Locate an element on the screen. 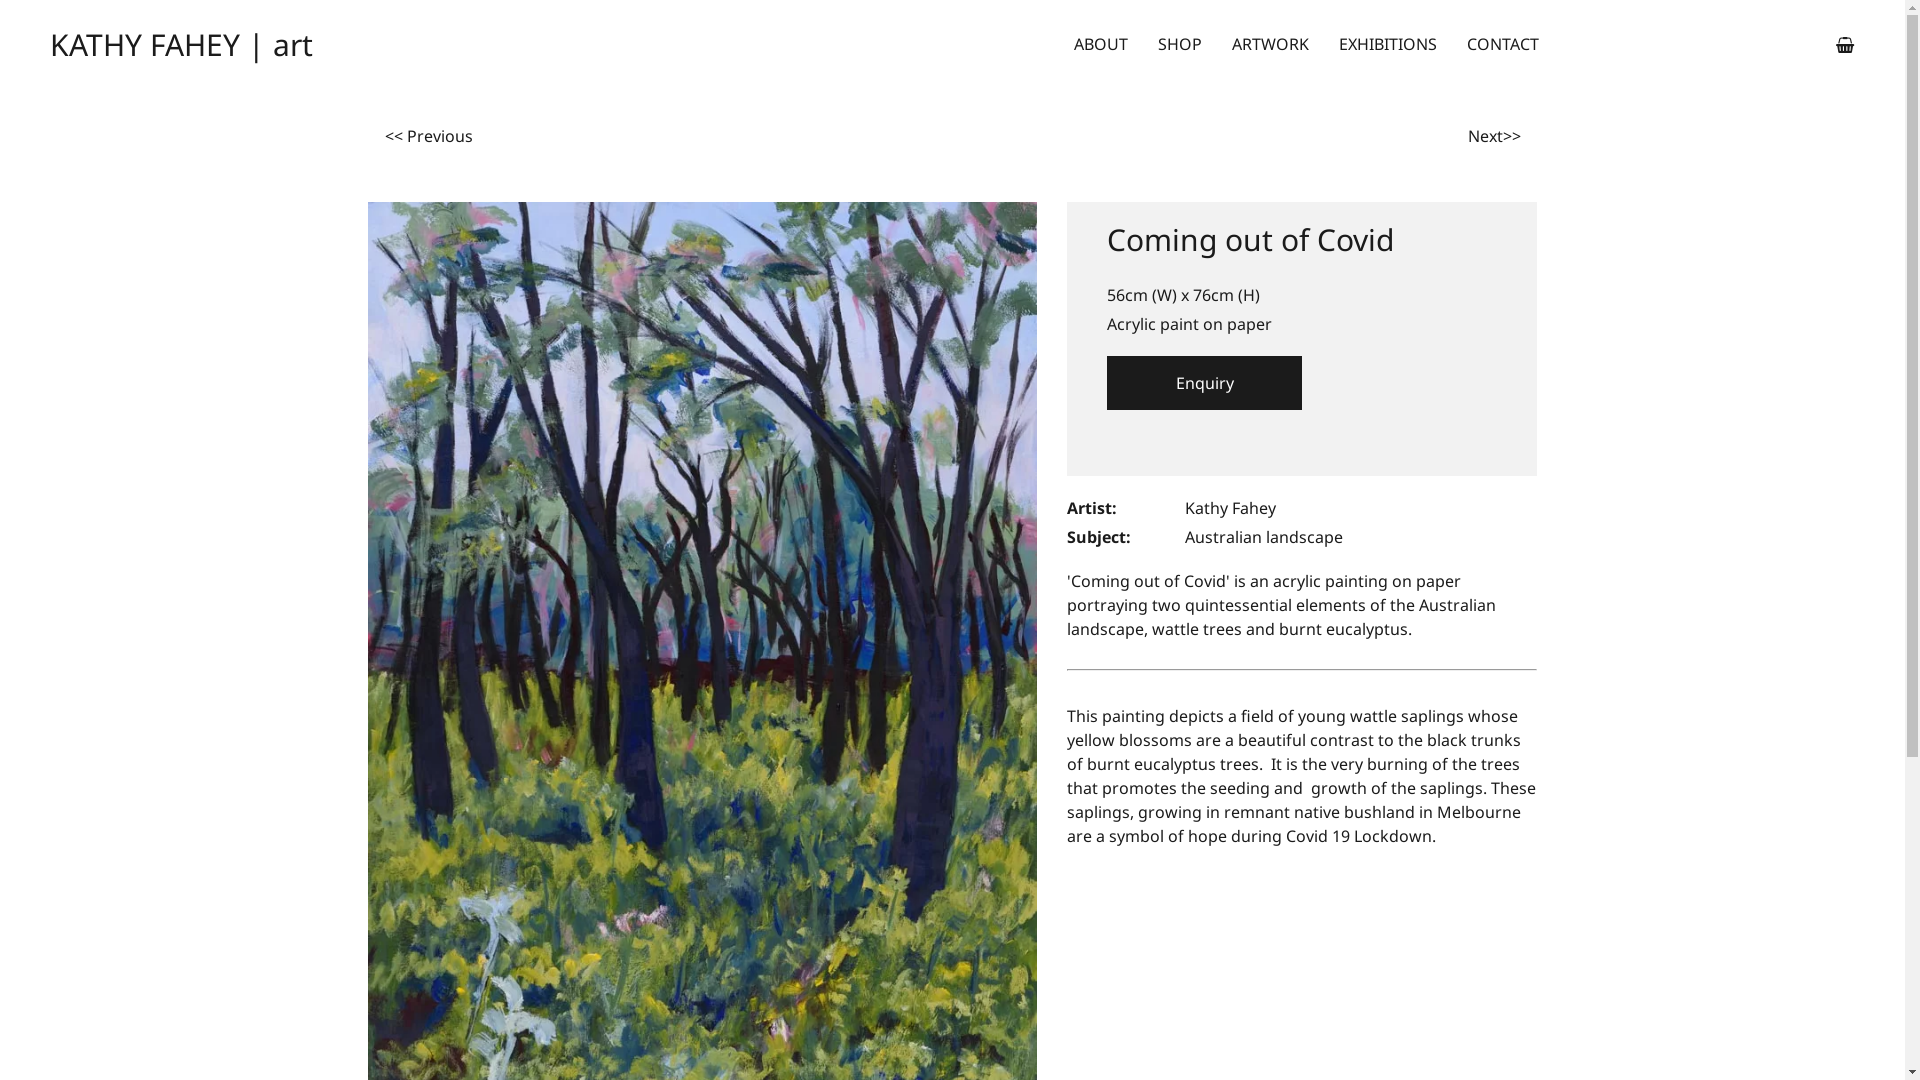 The width and height of the screenshot is (1920, 1080). 'Enquiry' is located at coordinates (1203, 382).